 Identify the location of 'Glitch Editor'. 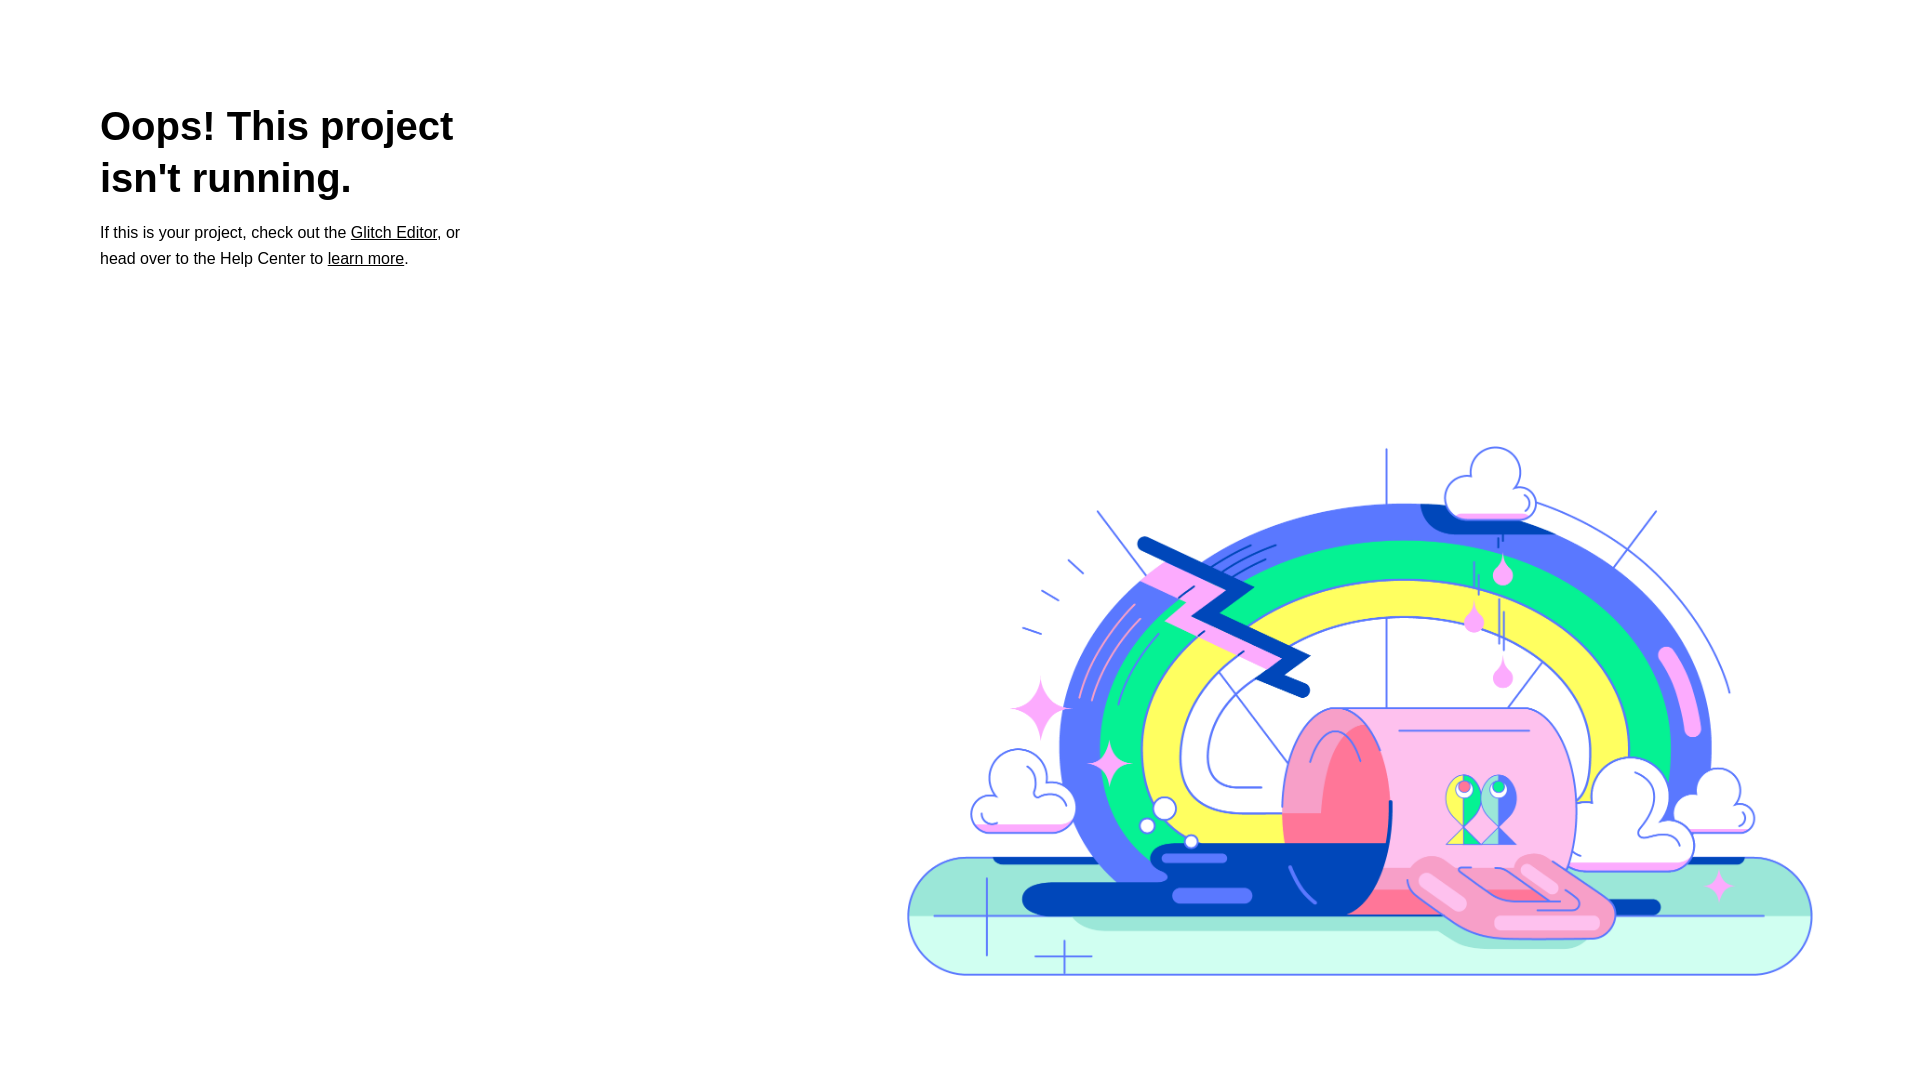
(350, 231).